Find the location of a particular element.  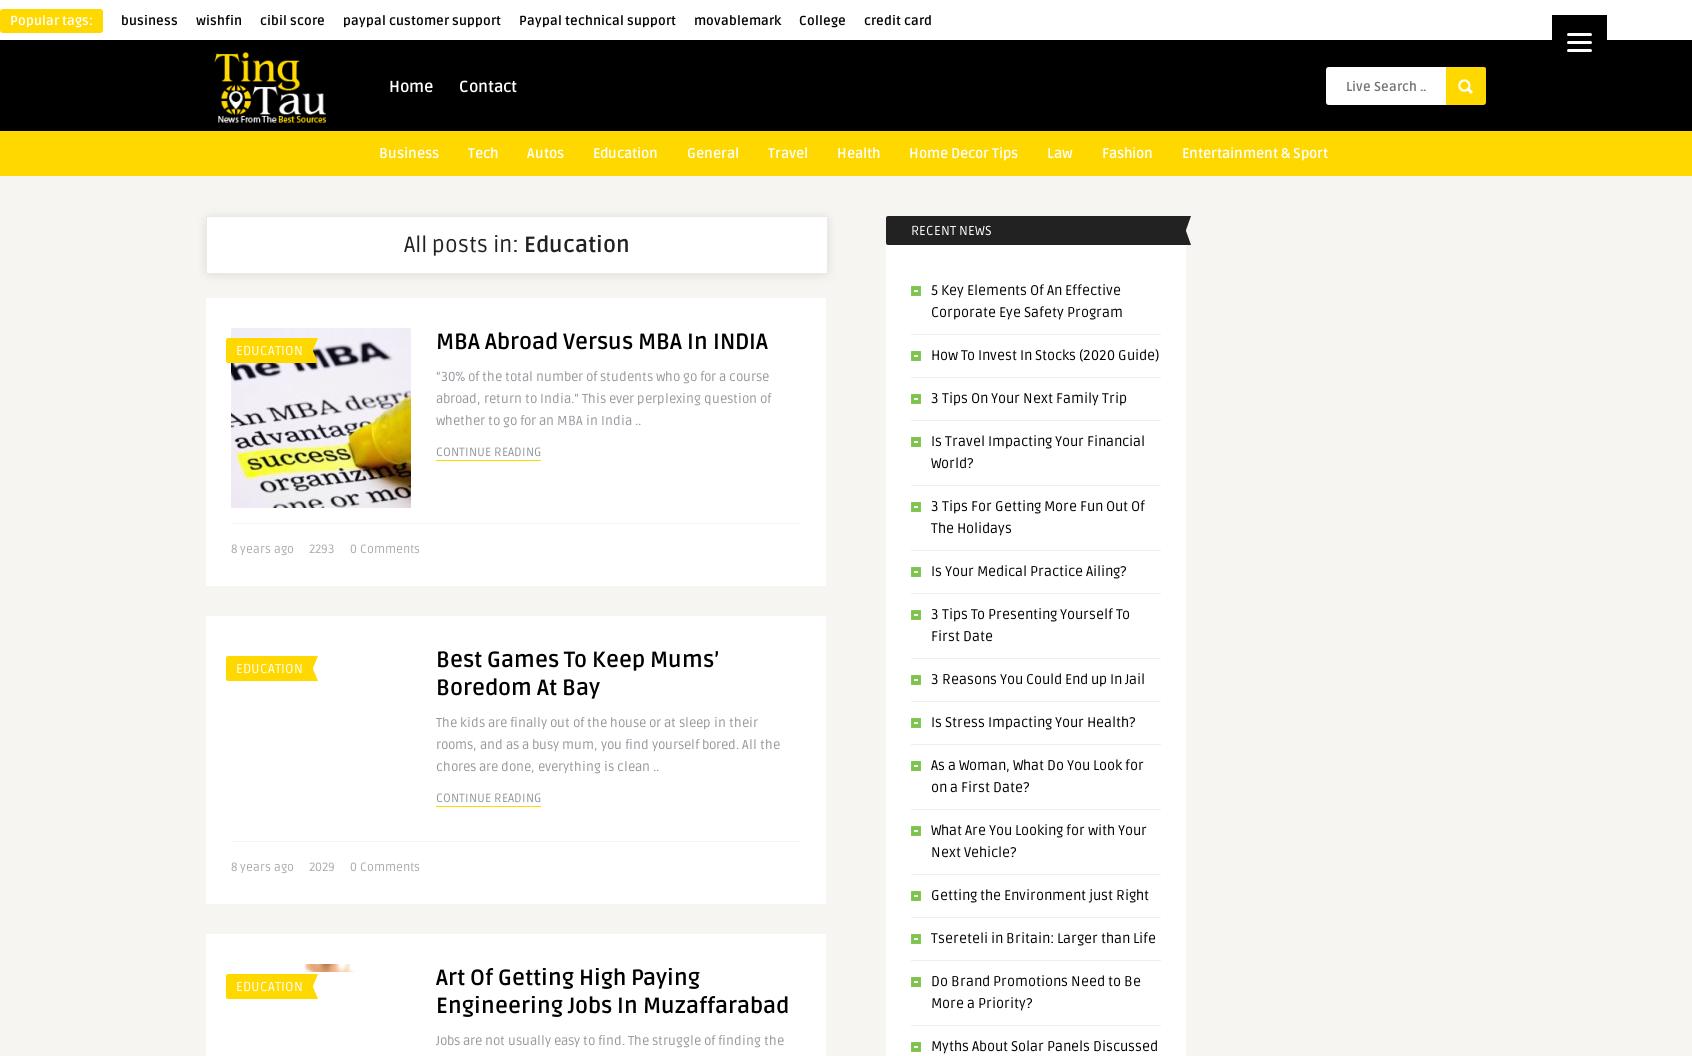

'The kids are finally out of the house or at sleep in their rooms, and as a busy mum, you find yourself bored. All the chores are done, everything is clean ..' is located at coordinates (606, 744).